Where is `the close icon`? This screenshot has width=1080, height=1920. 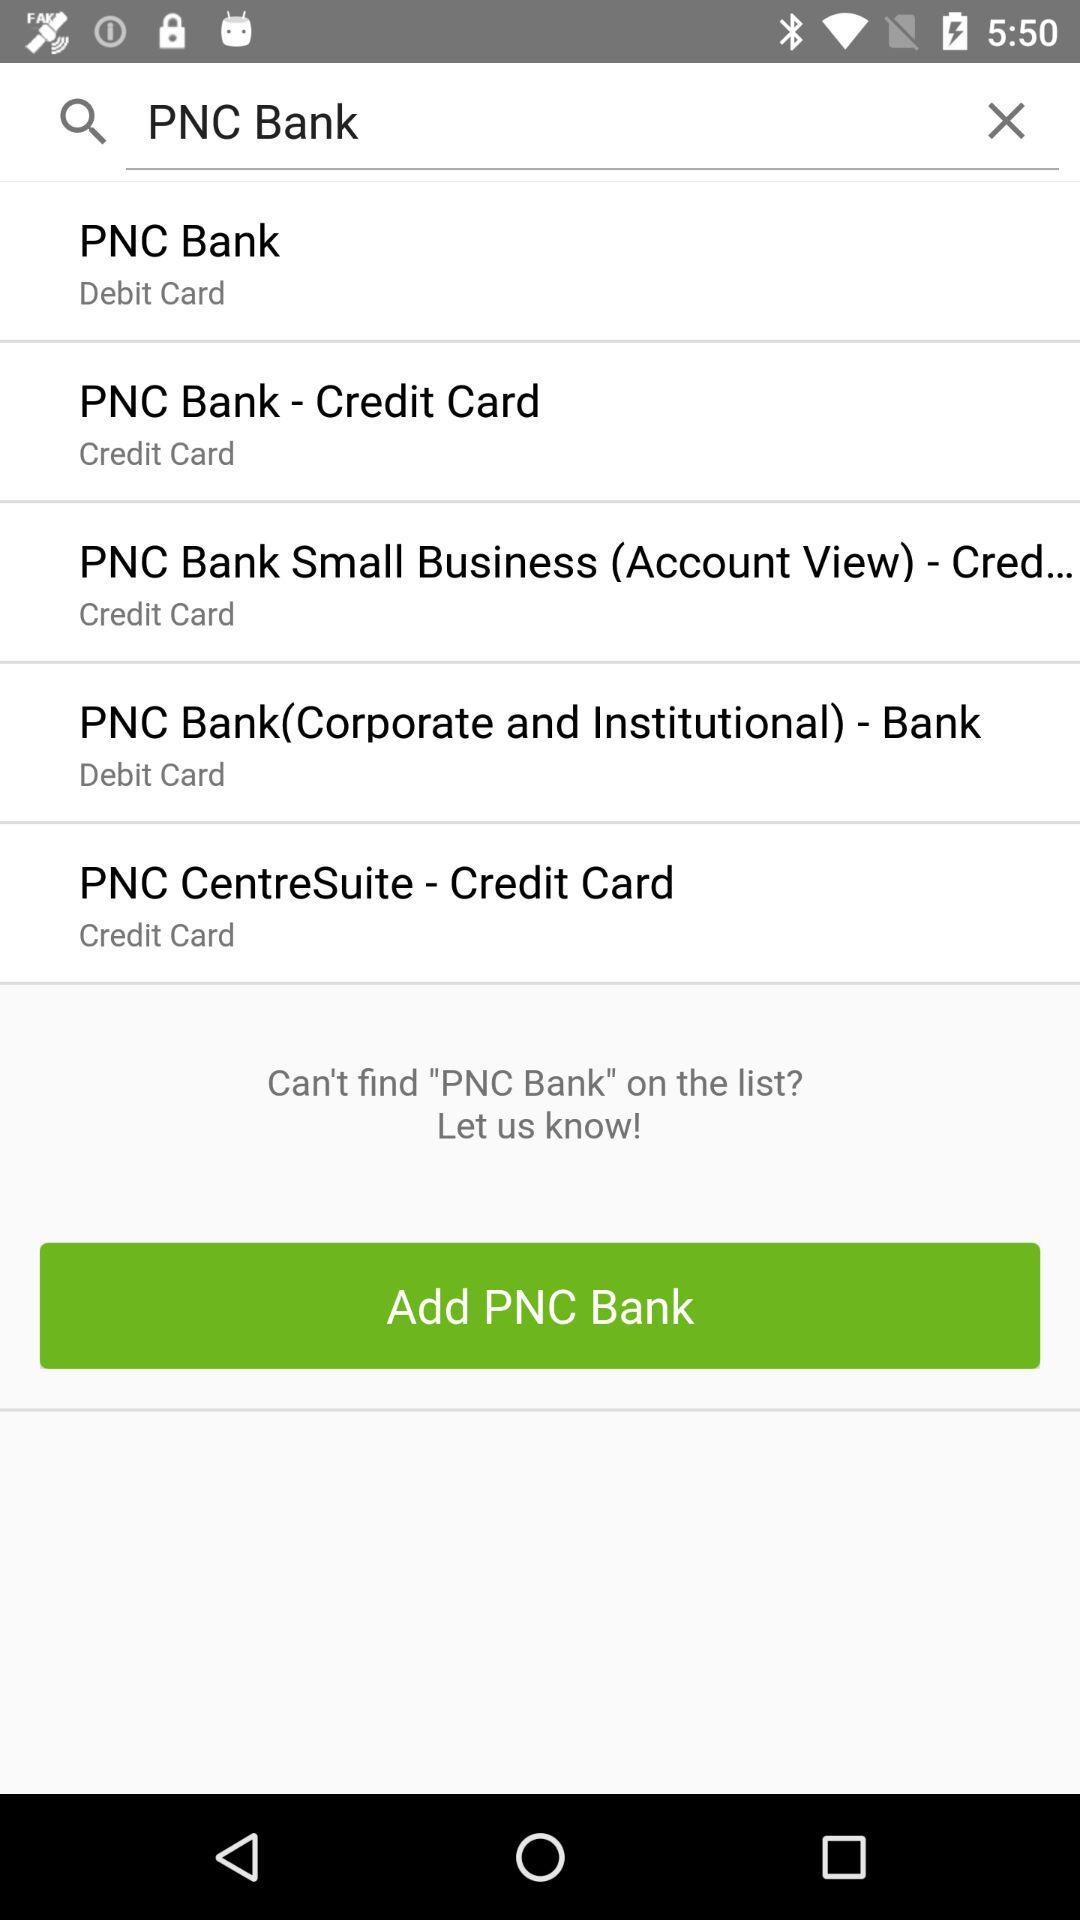
the close icon is located at coordinates (1006, 119).